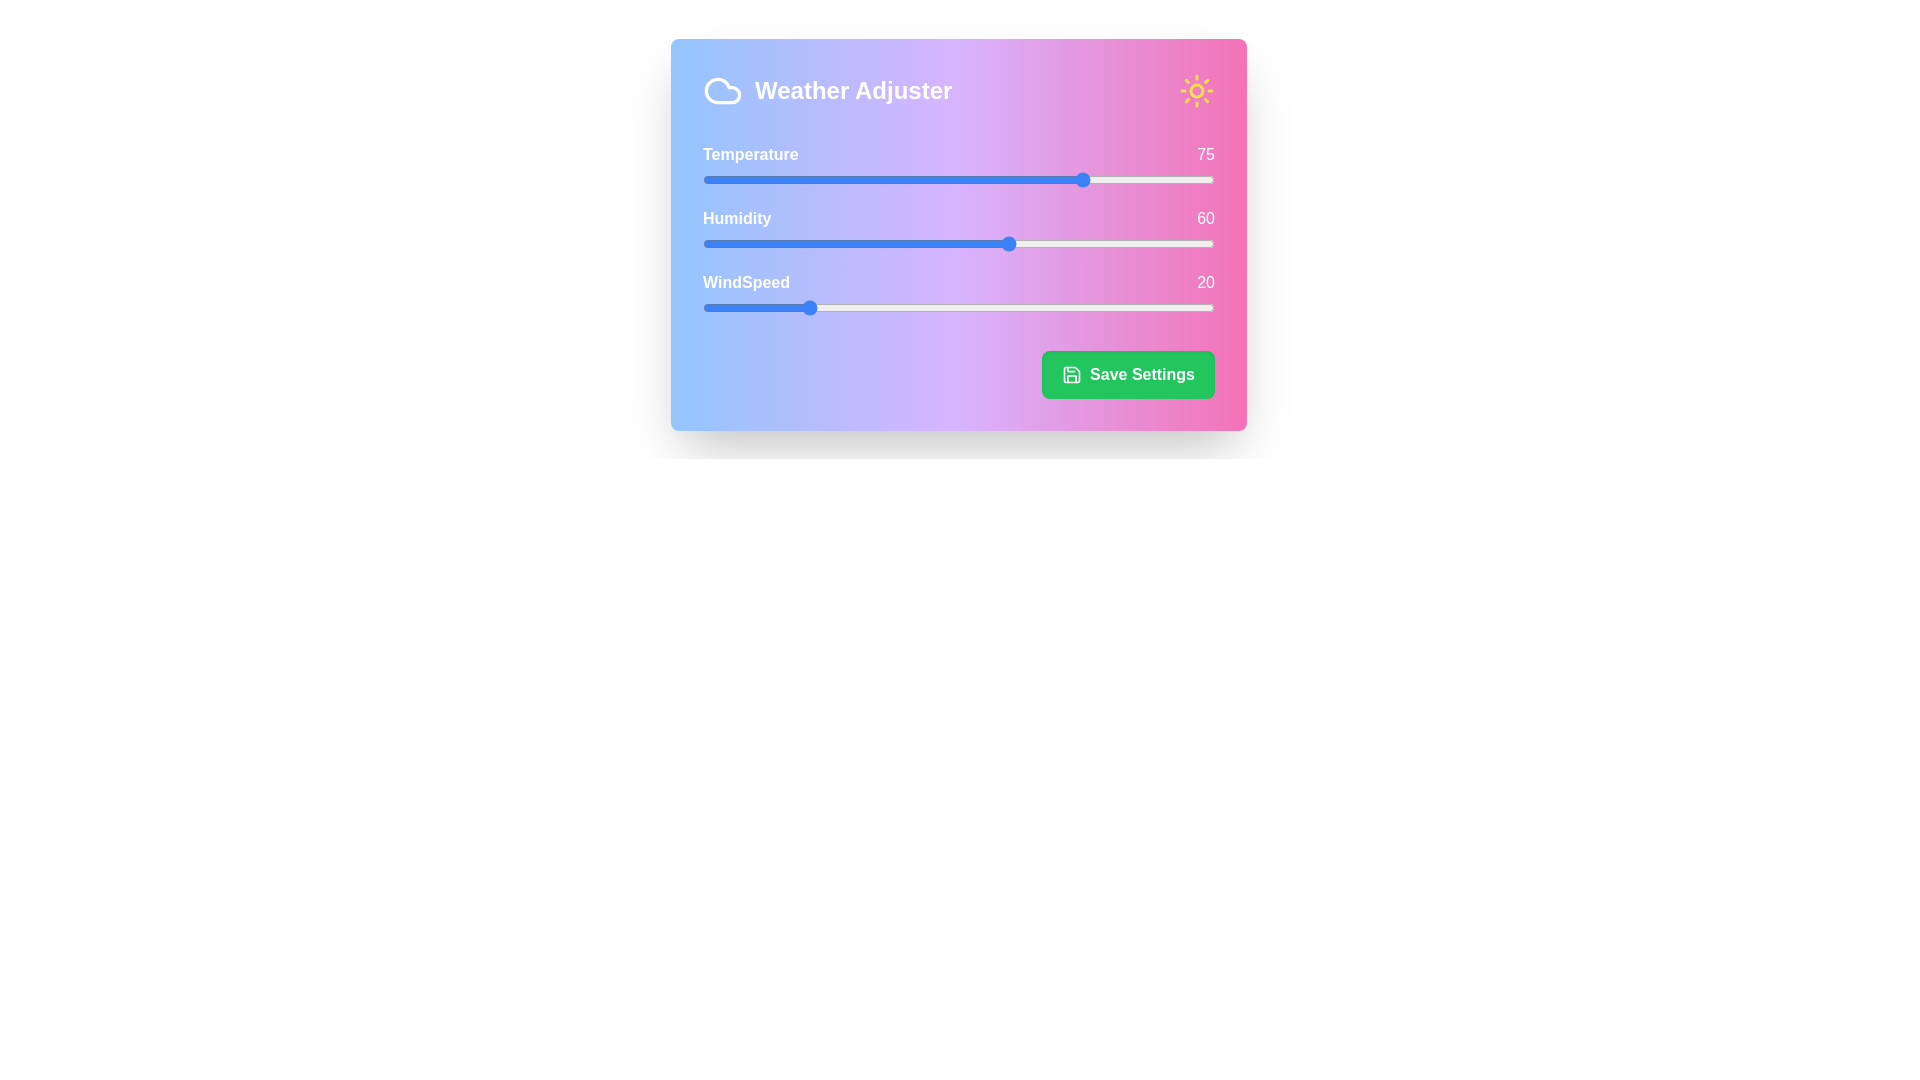 The width and height of the screenshot is (1920, 1080). What do you see at coordinates (1205, 219) in the screenshot?
I see `the numeric reading label for 'Humidity' in the 'Weather Adjuster' interface, located in the rightmost position adjacent to the 'Humidity' label` at bounding box center [1205, 219].